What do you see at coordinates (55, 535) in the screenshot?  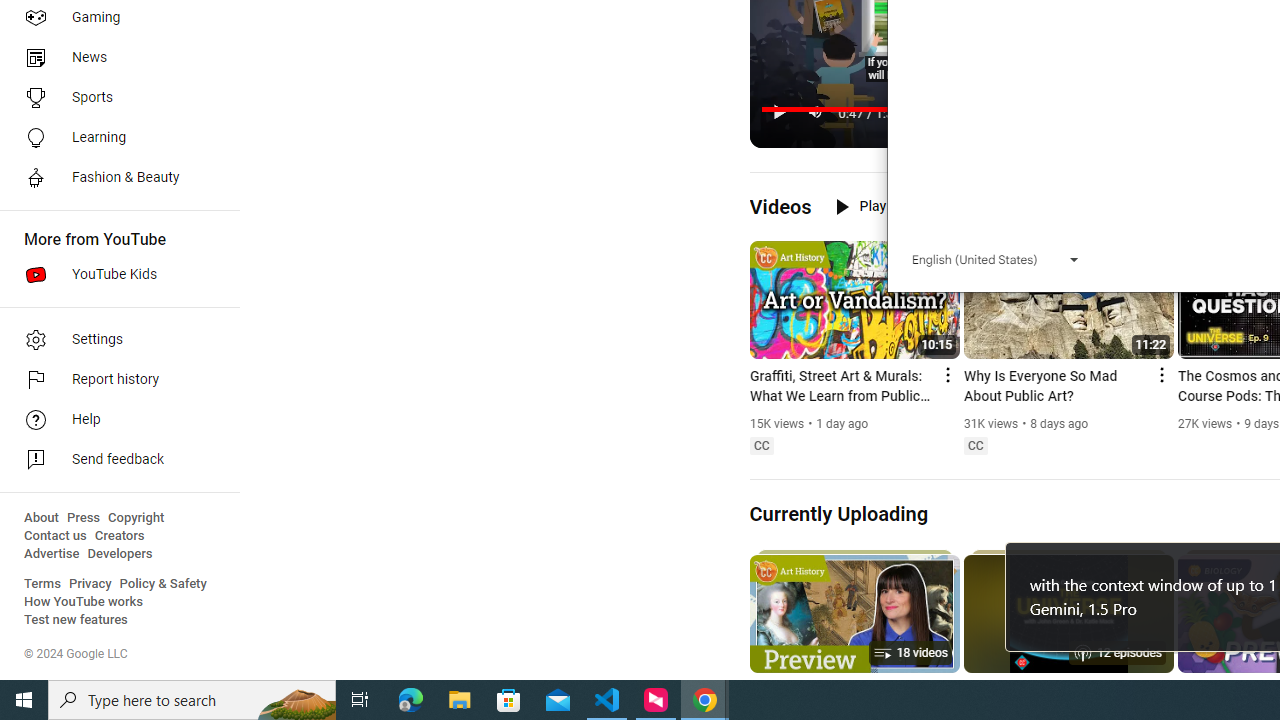 I see `'Contact us'` at bounding box center [55, 535].